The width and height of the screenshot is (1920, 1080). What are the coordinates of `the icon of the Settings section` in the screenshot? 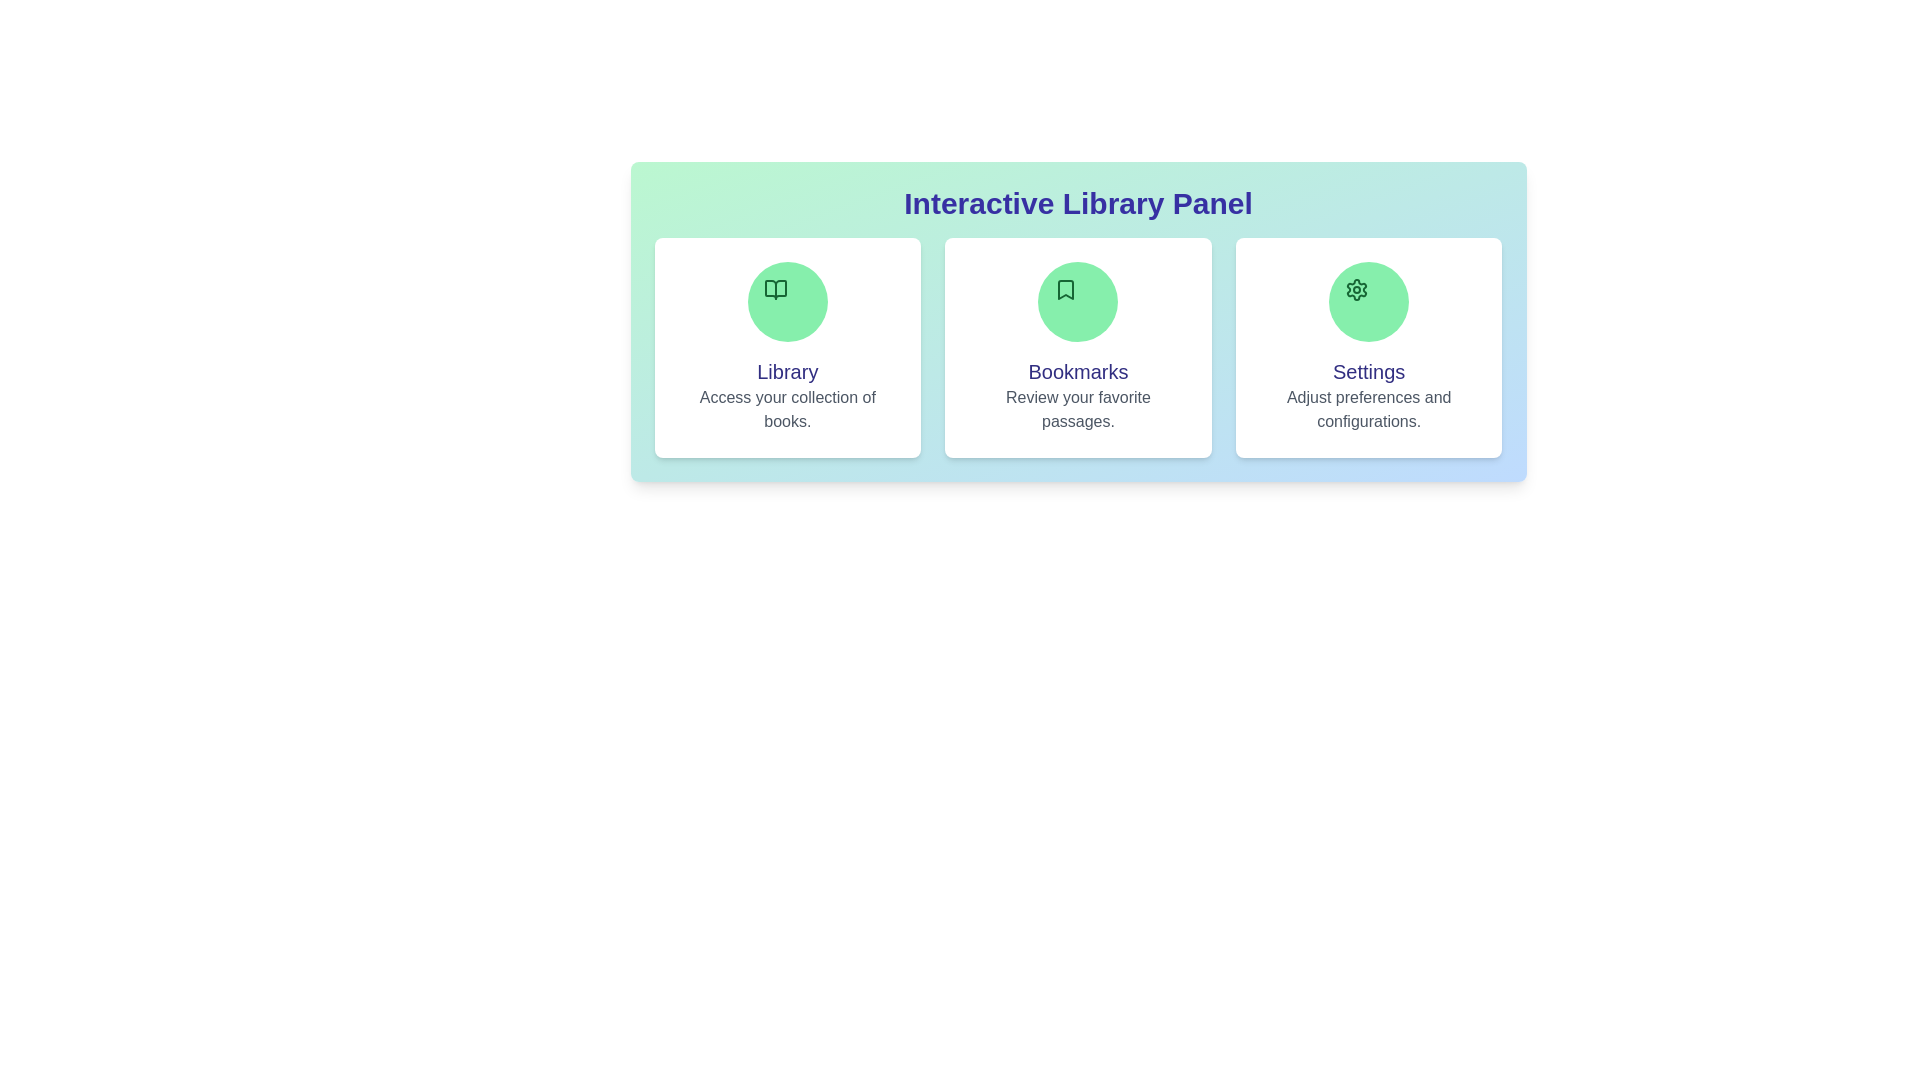 It's located at (1368, 301).